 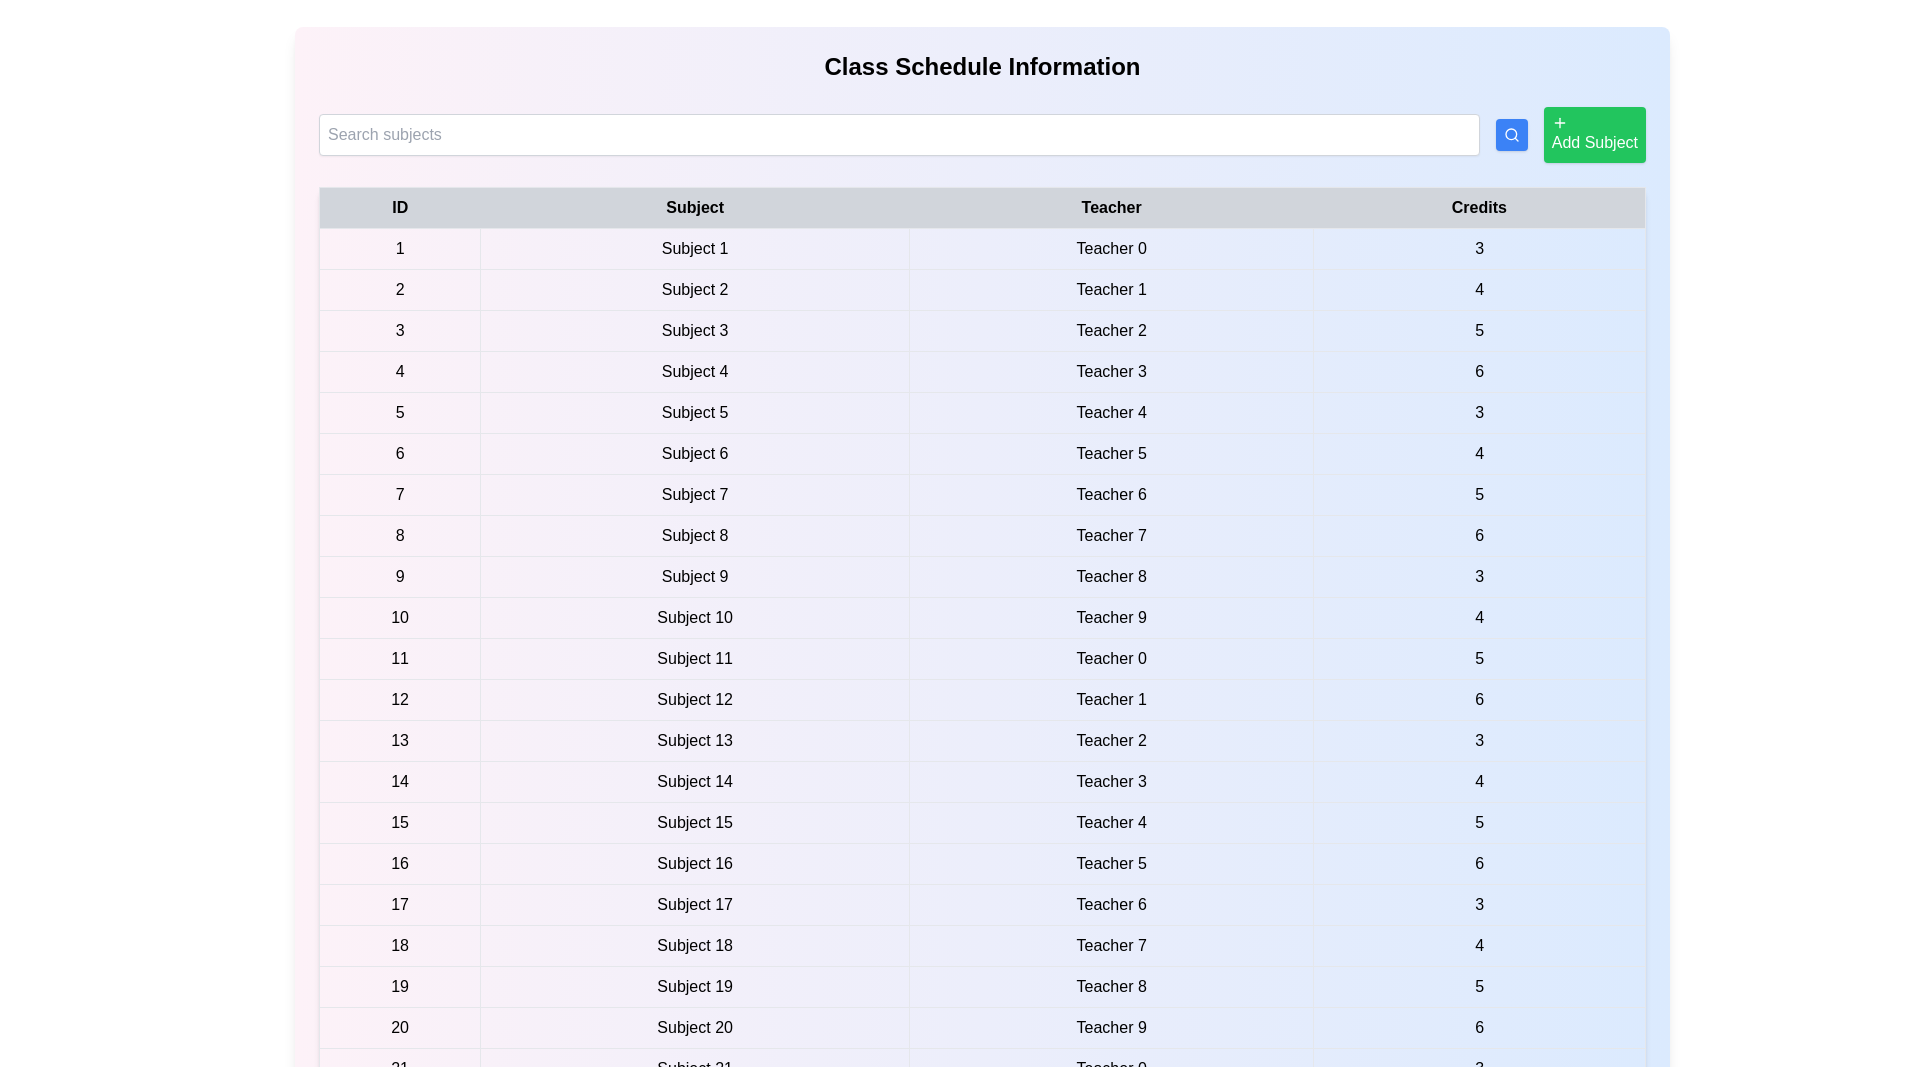 I want to click on the table header Subject to sort by that column, so click(x=695, y=208).